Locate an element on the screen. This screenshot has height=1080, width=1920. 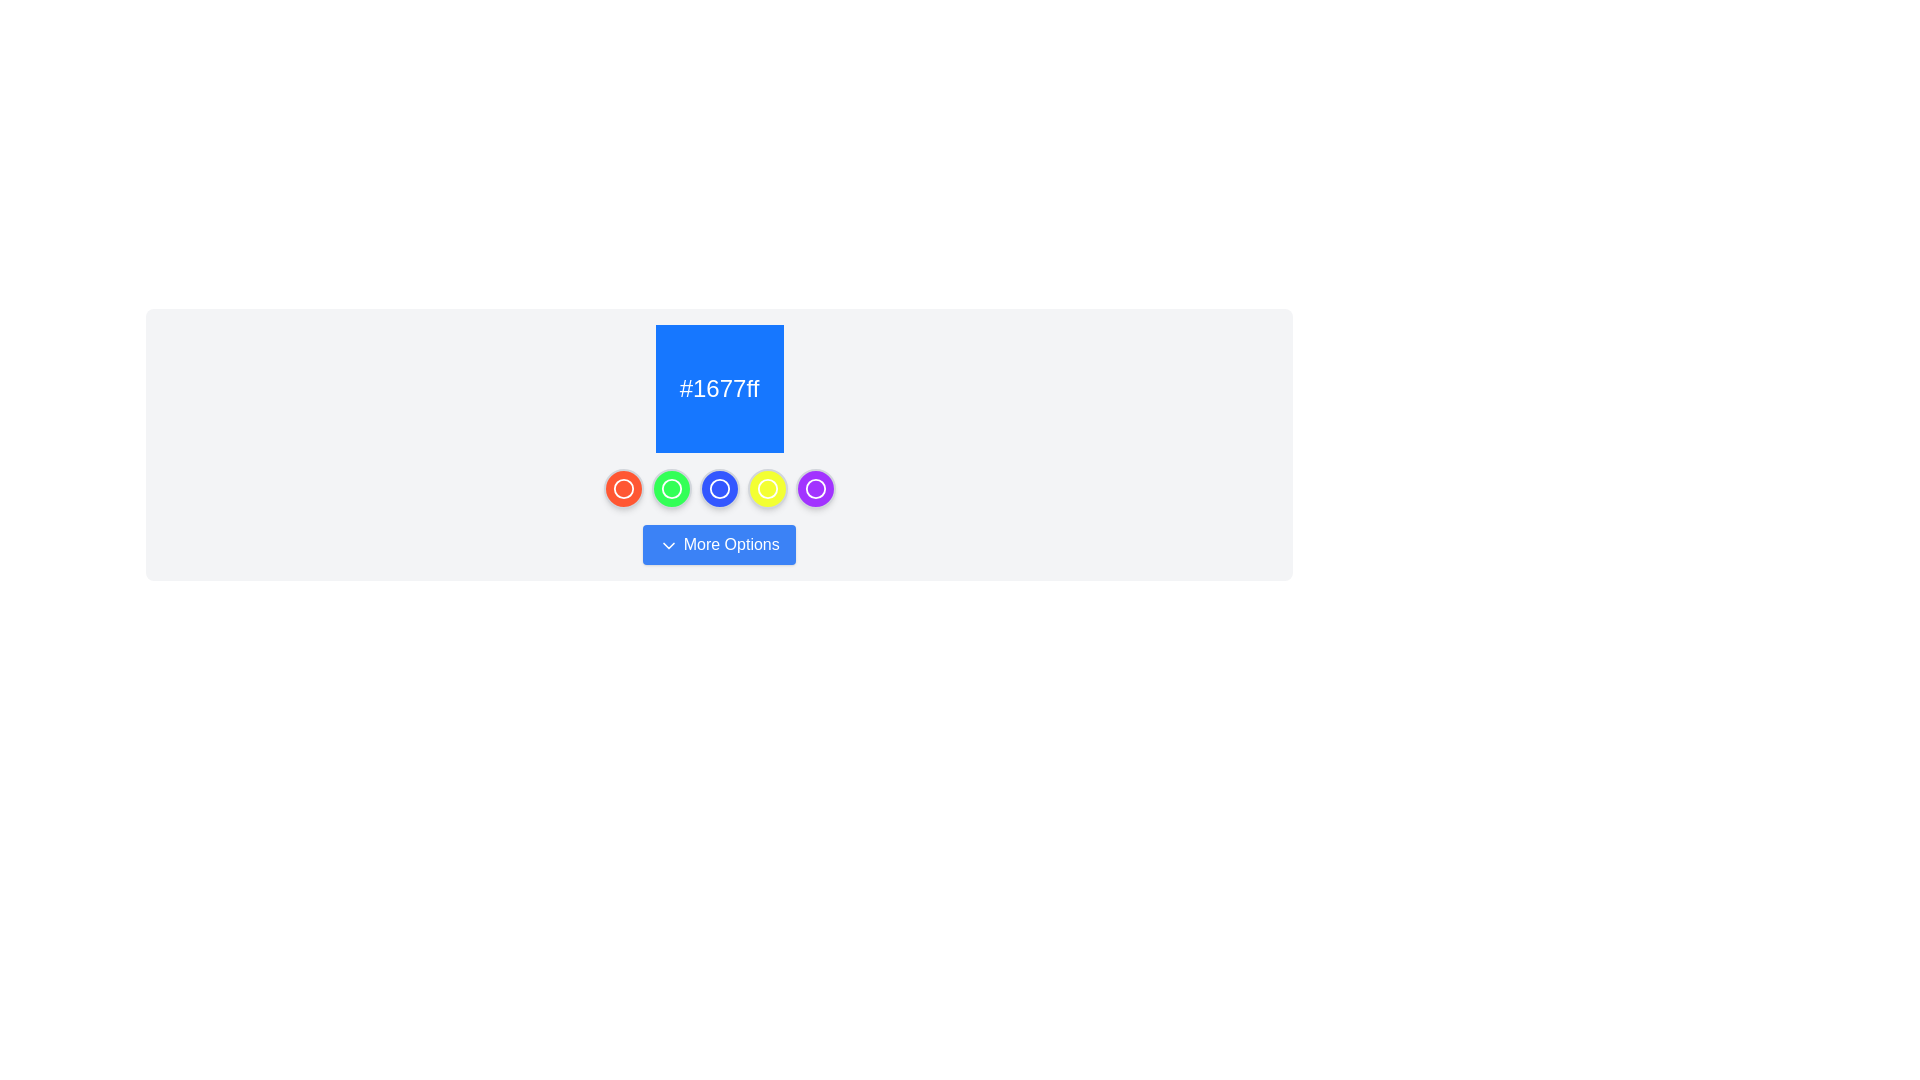
the downward-facing chevron icon located within the 'More Options' button is located at coordinates (669, 545).